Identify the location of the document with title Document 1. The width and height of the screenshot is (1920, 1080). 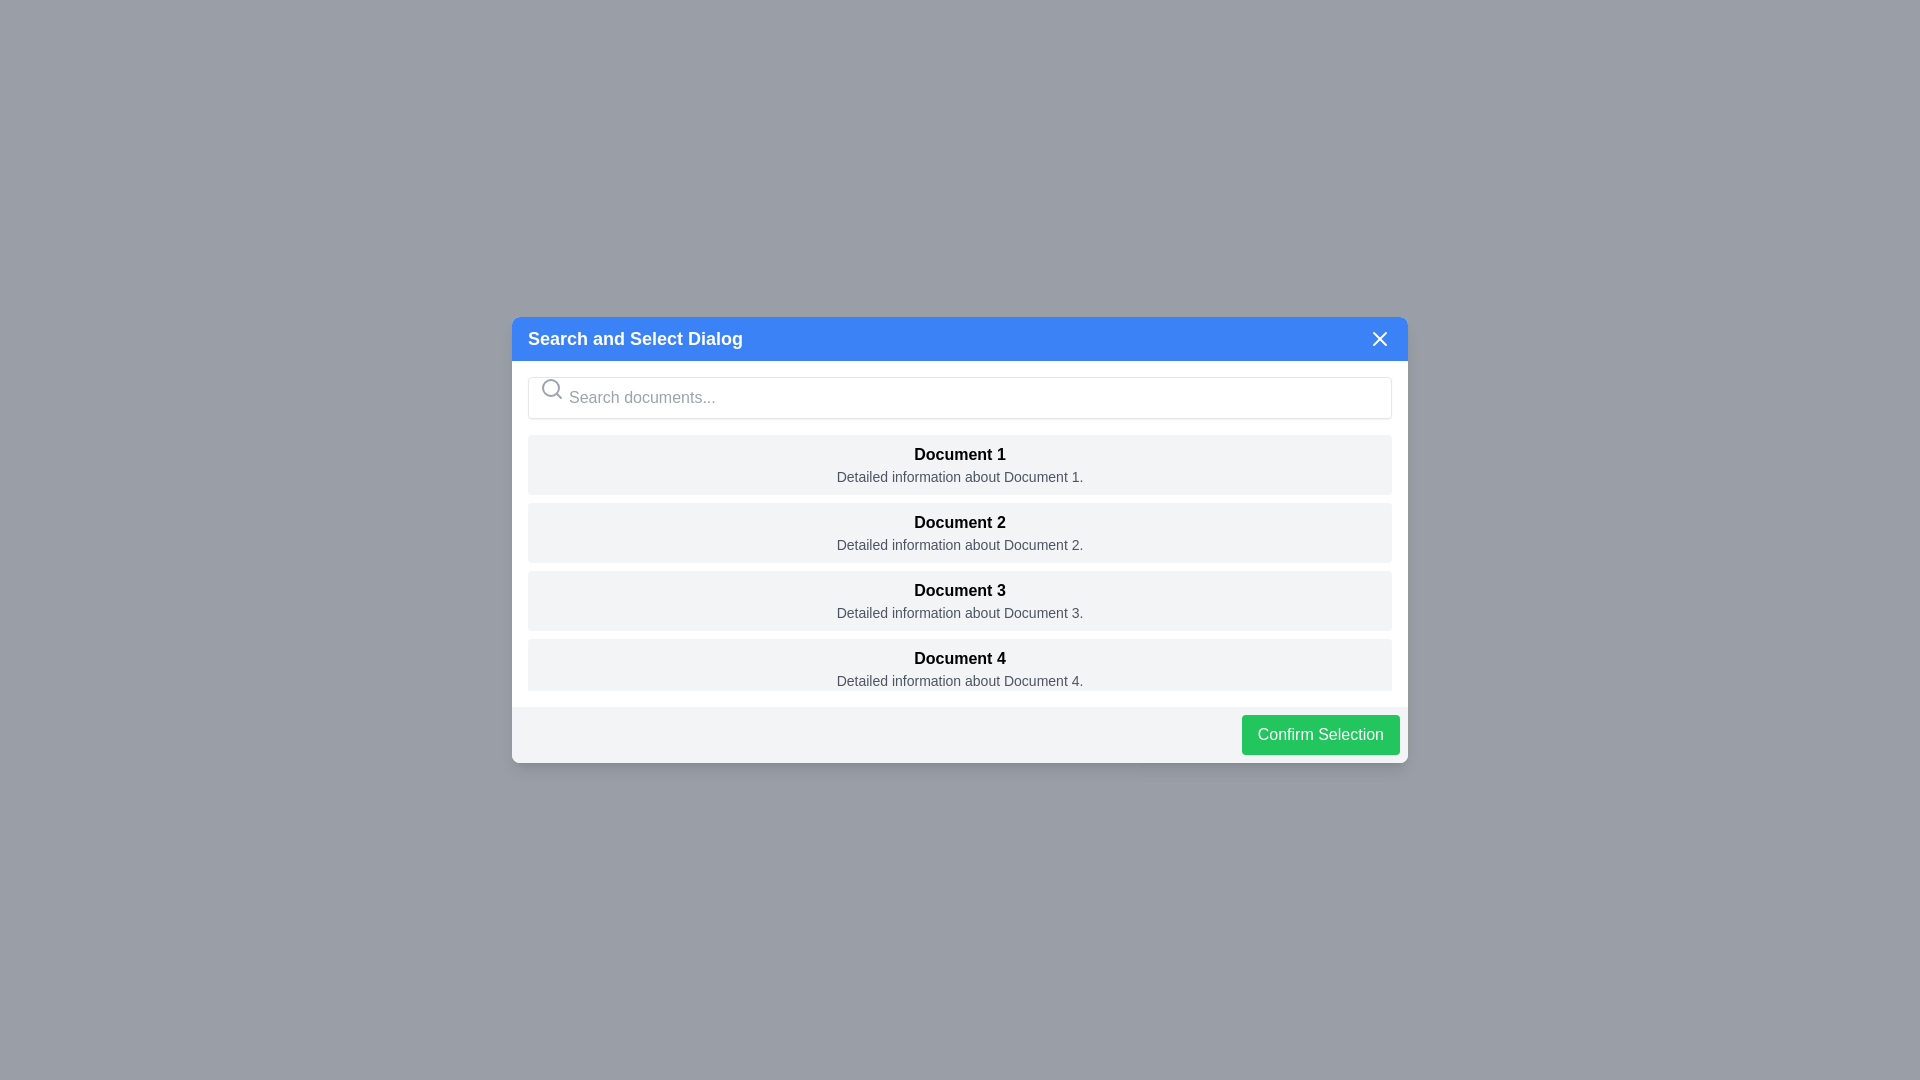
(960, 465).